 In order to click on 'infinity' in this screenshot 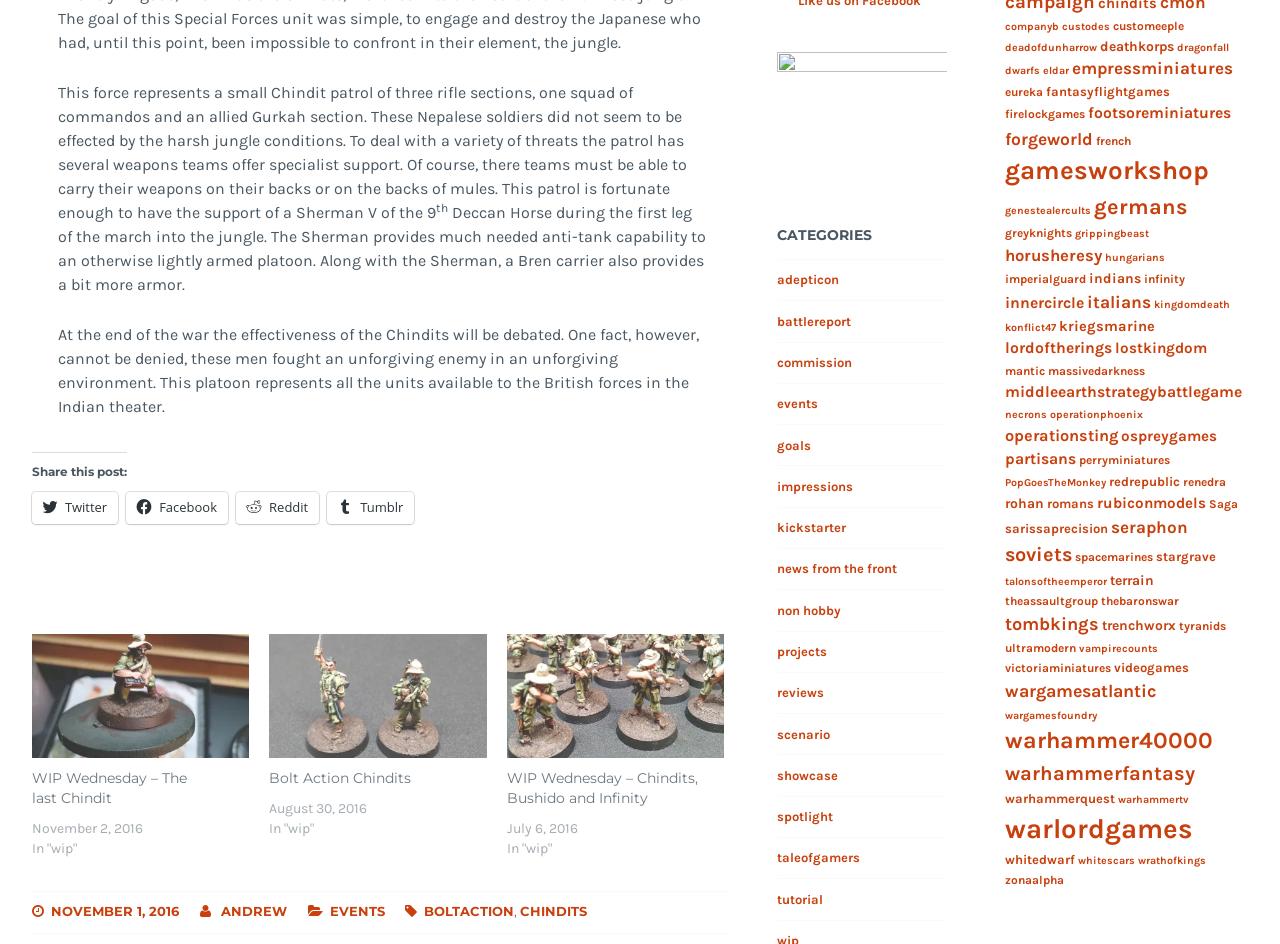, I will do `click(1163, 279)`.